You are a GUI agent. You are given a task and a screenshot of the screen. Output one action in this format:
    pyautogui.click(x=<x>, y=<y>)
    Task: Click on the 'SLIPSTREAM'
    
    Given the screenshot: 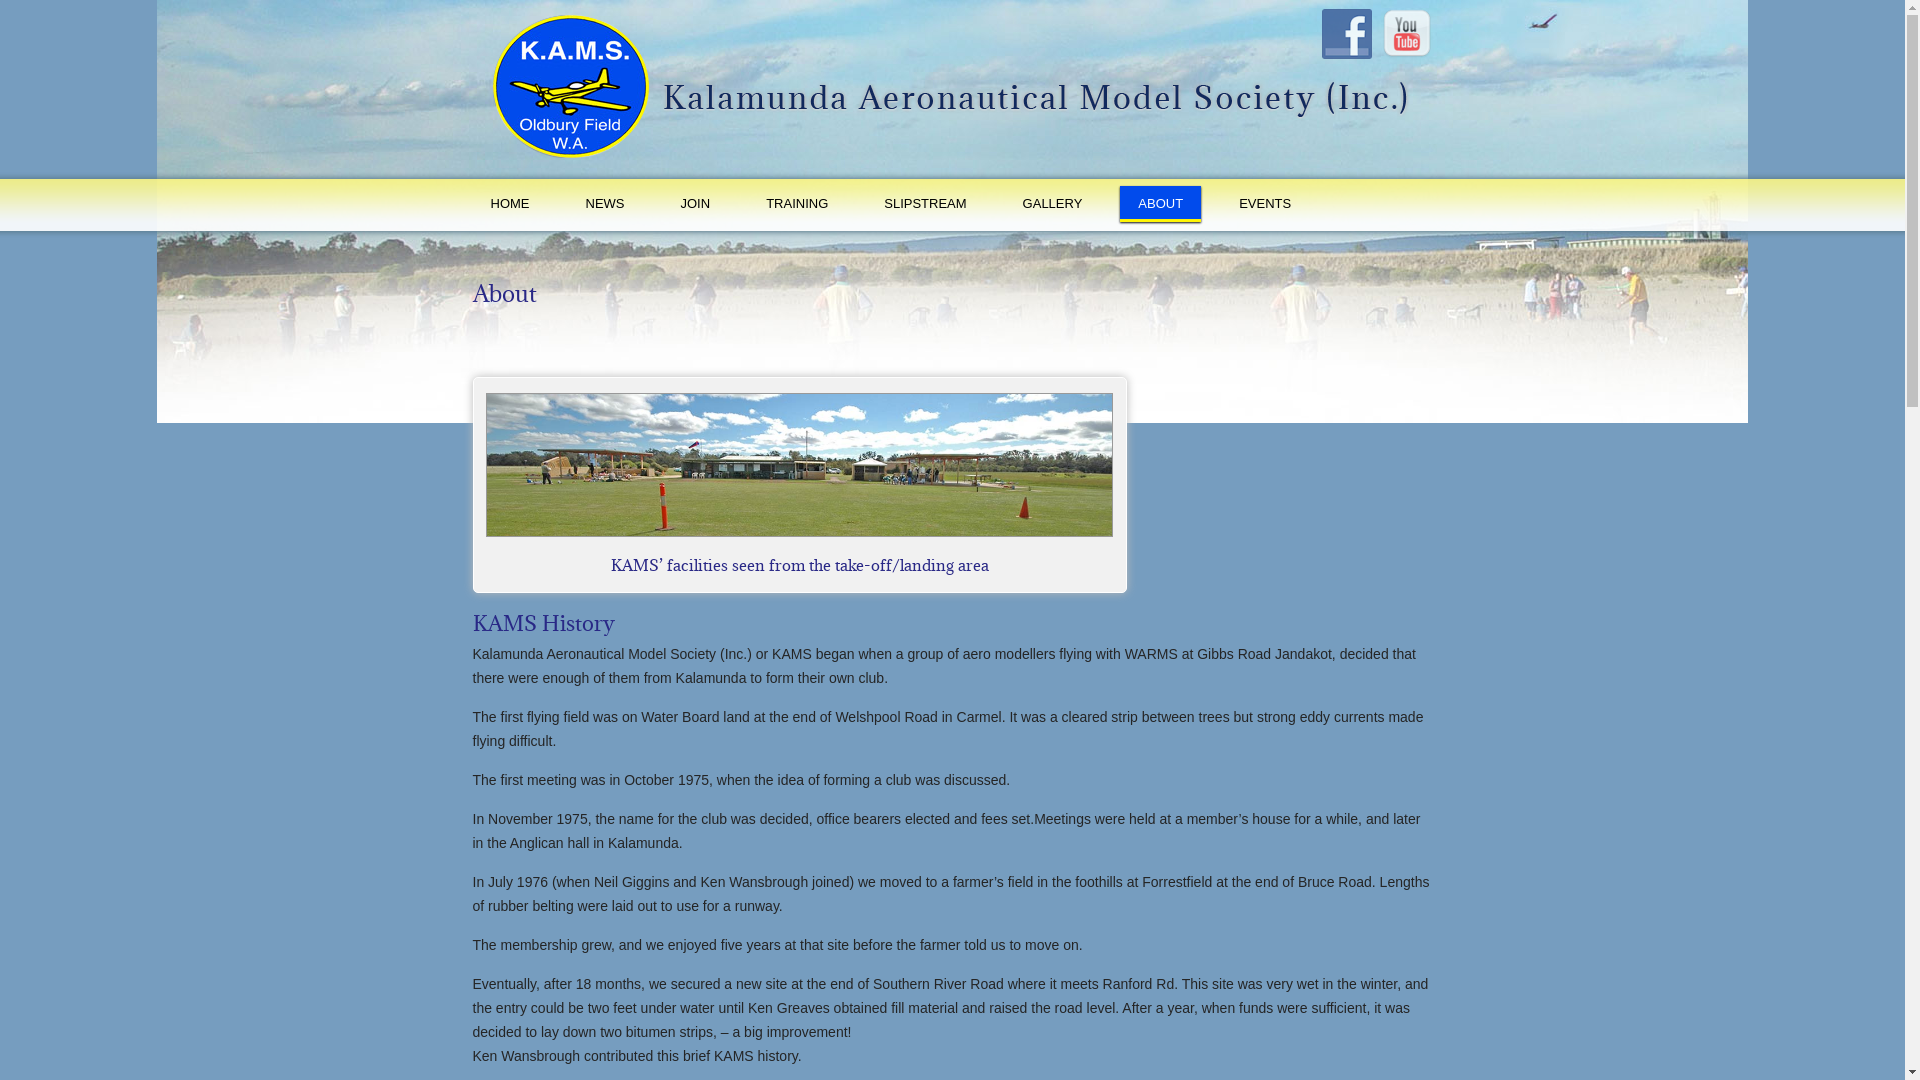 What is the action you would take?
    pyautogui.click(x=924, y=204)
    